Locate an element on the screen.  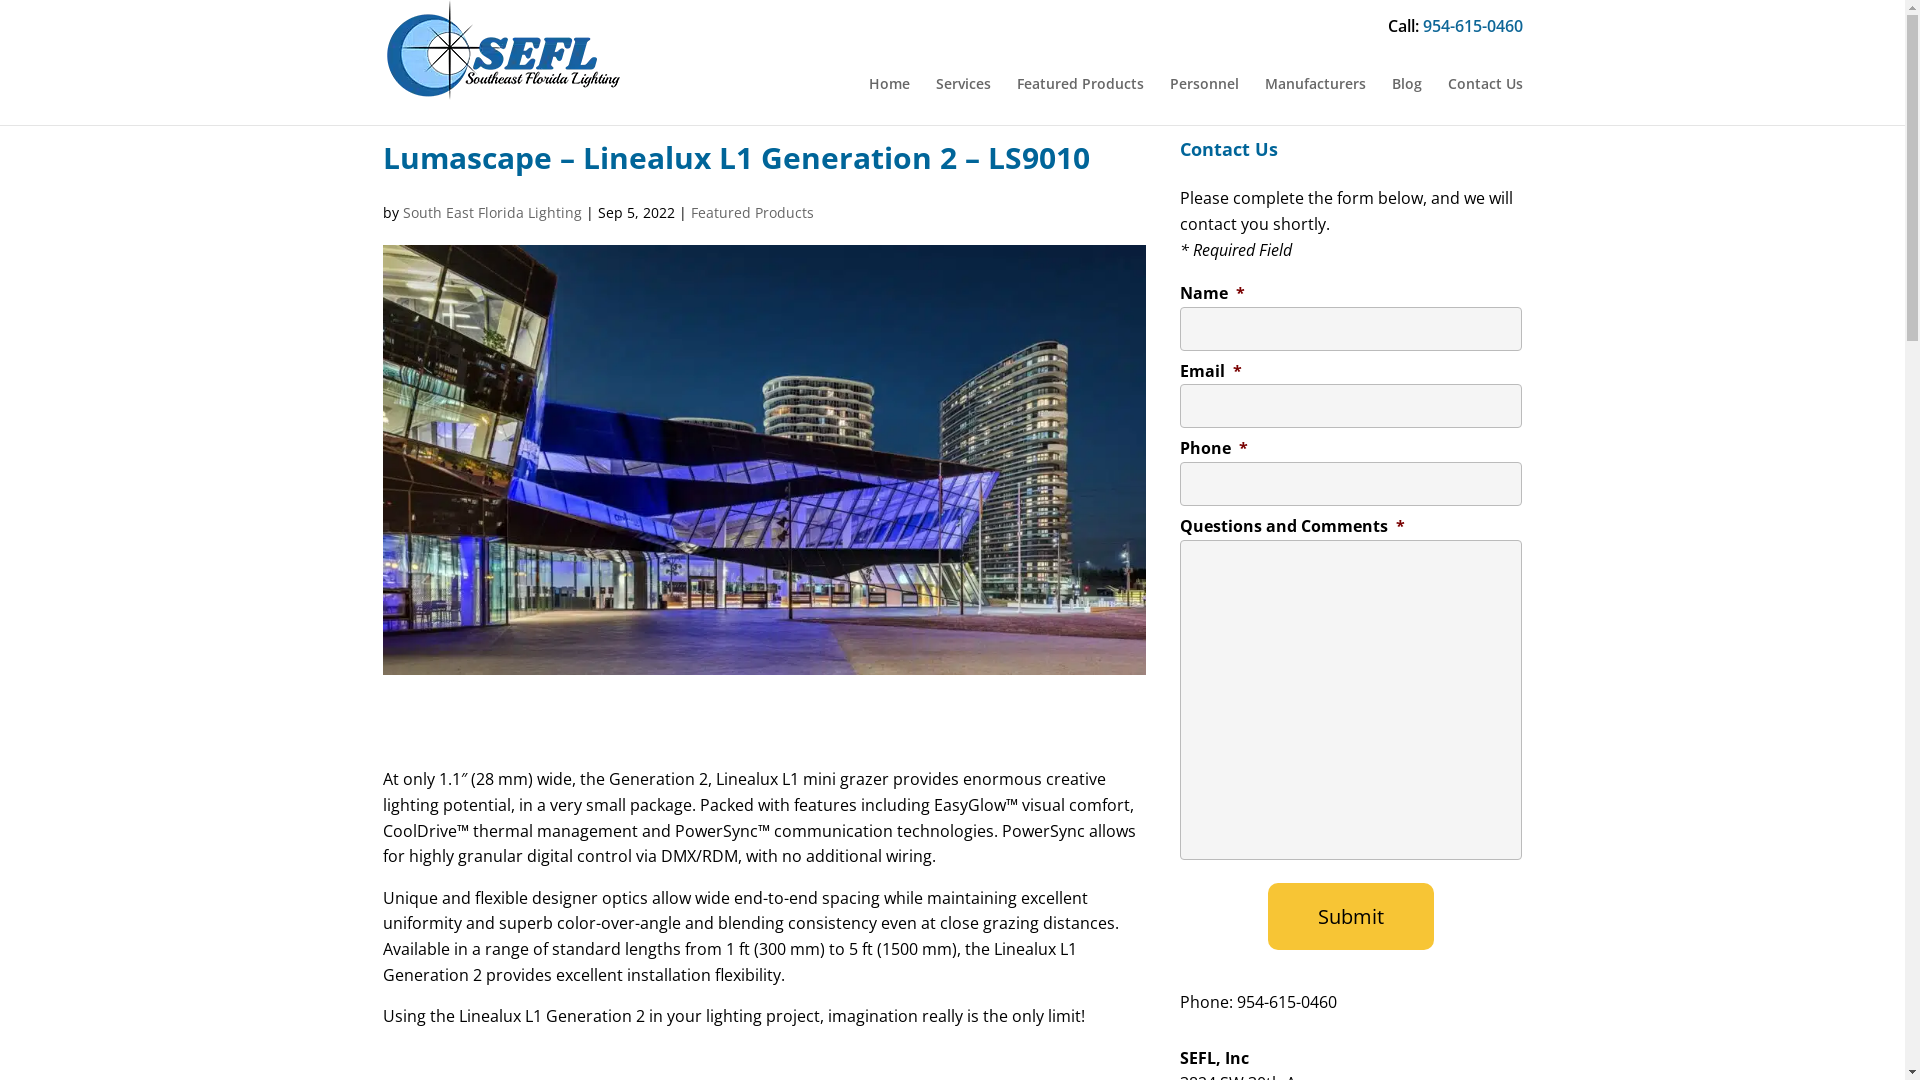
'Featured Products' is located at coordinates (1078, 83).